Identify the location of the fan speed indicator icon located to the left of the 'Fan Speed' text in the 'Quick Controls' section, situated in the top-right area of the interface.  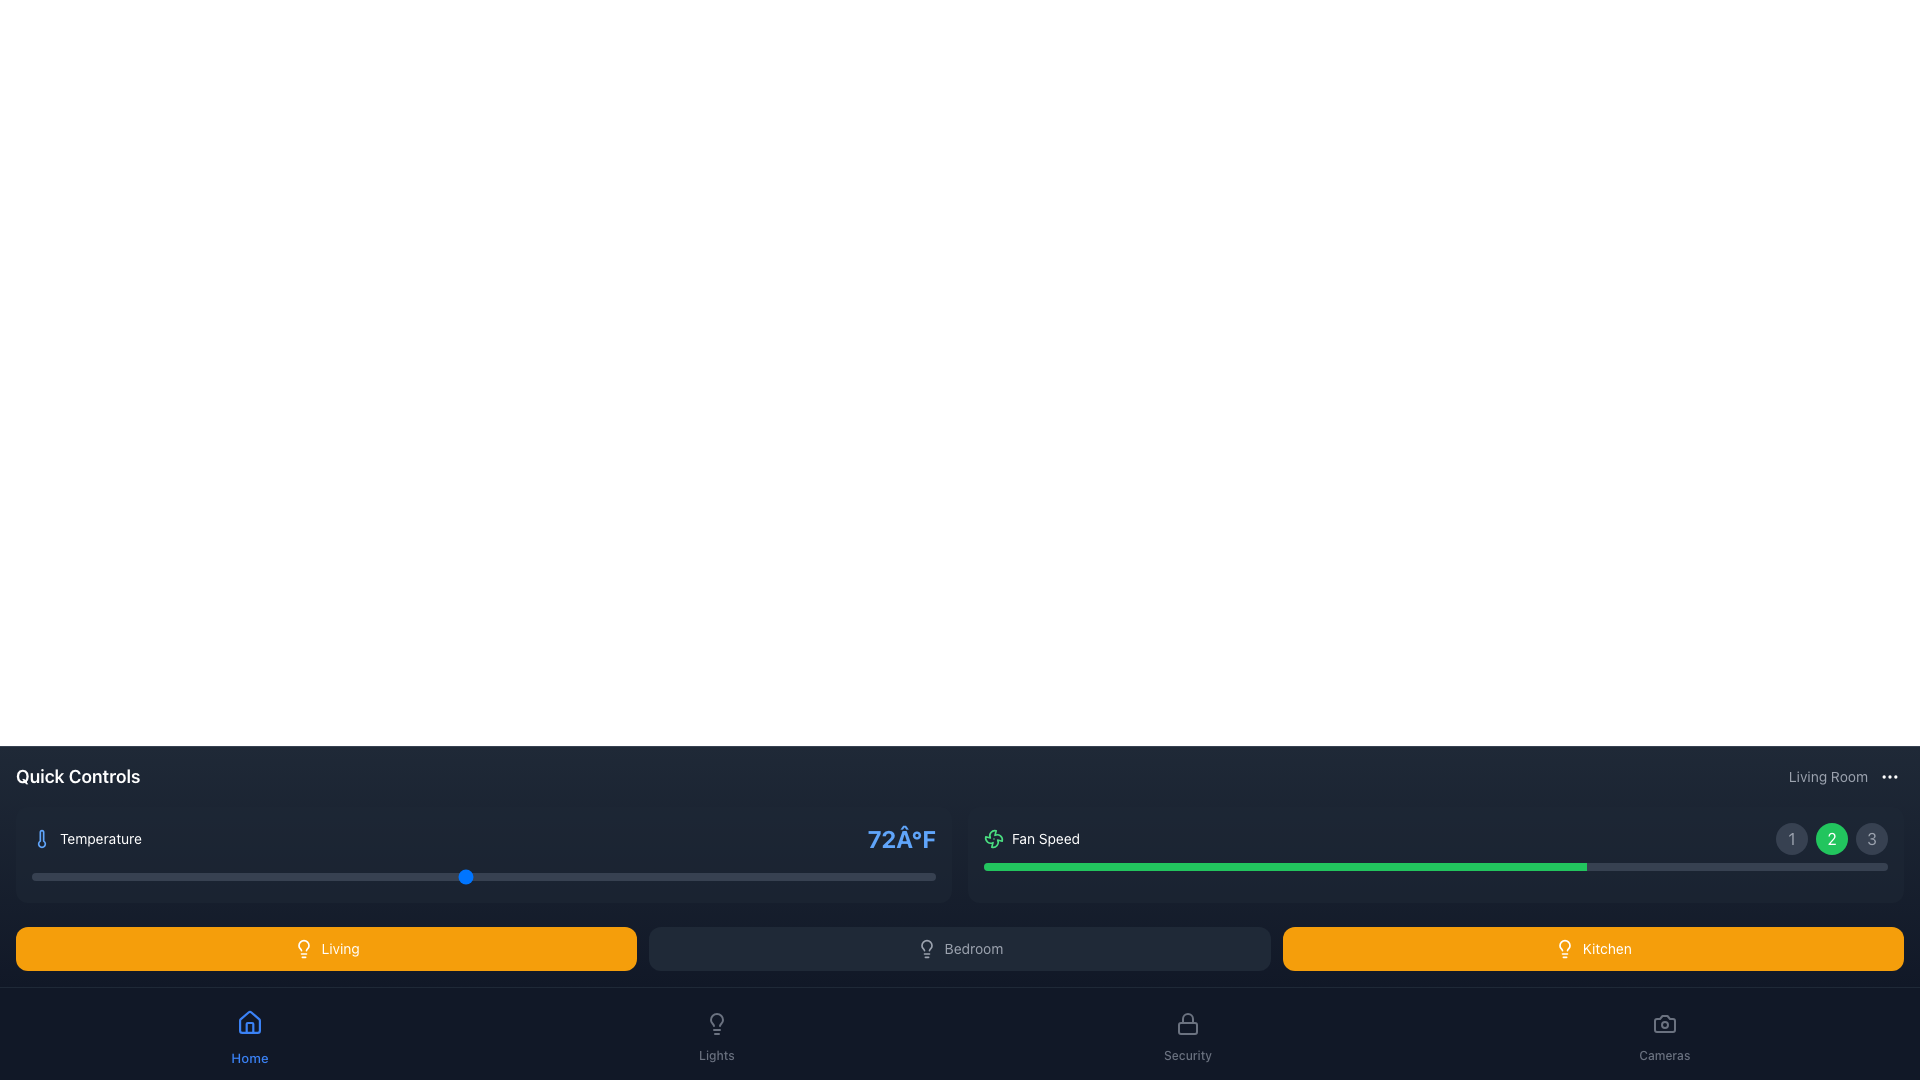
(993, 839).